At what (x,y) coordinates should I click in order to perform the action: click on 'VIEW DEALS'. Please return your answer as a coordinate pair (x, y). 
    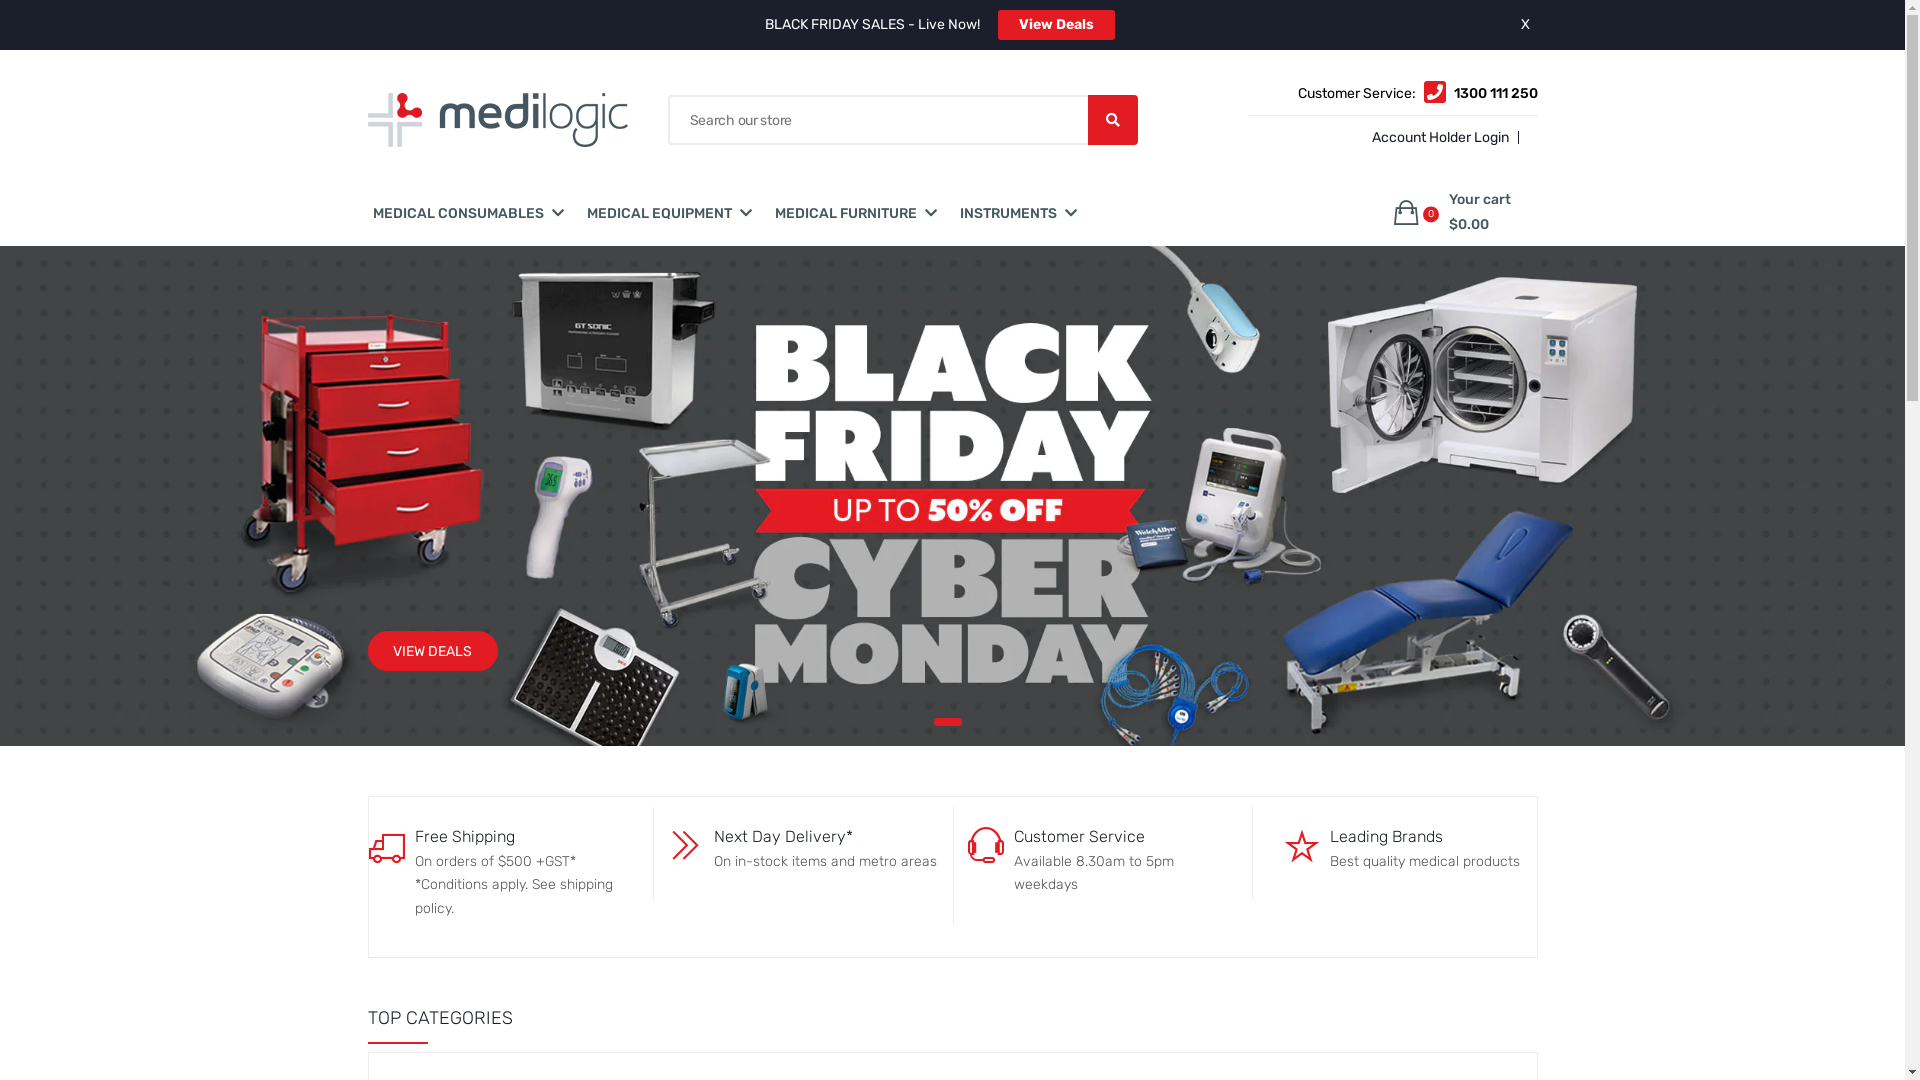
    Looking at the image, I should click on (431, 651).